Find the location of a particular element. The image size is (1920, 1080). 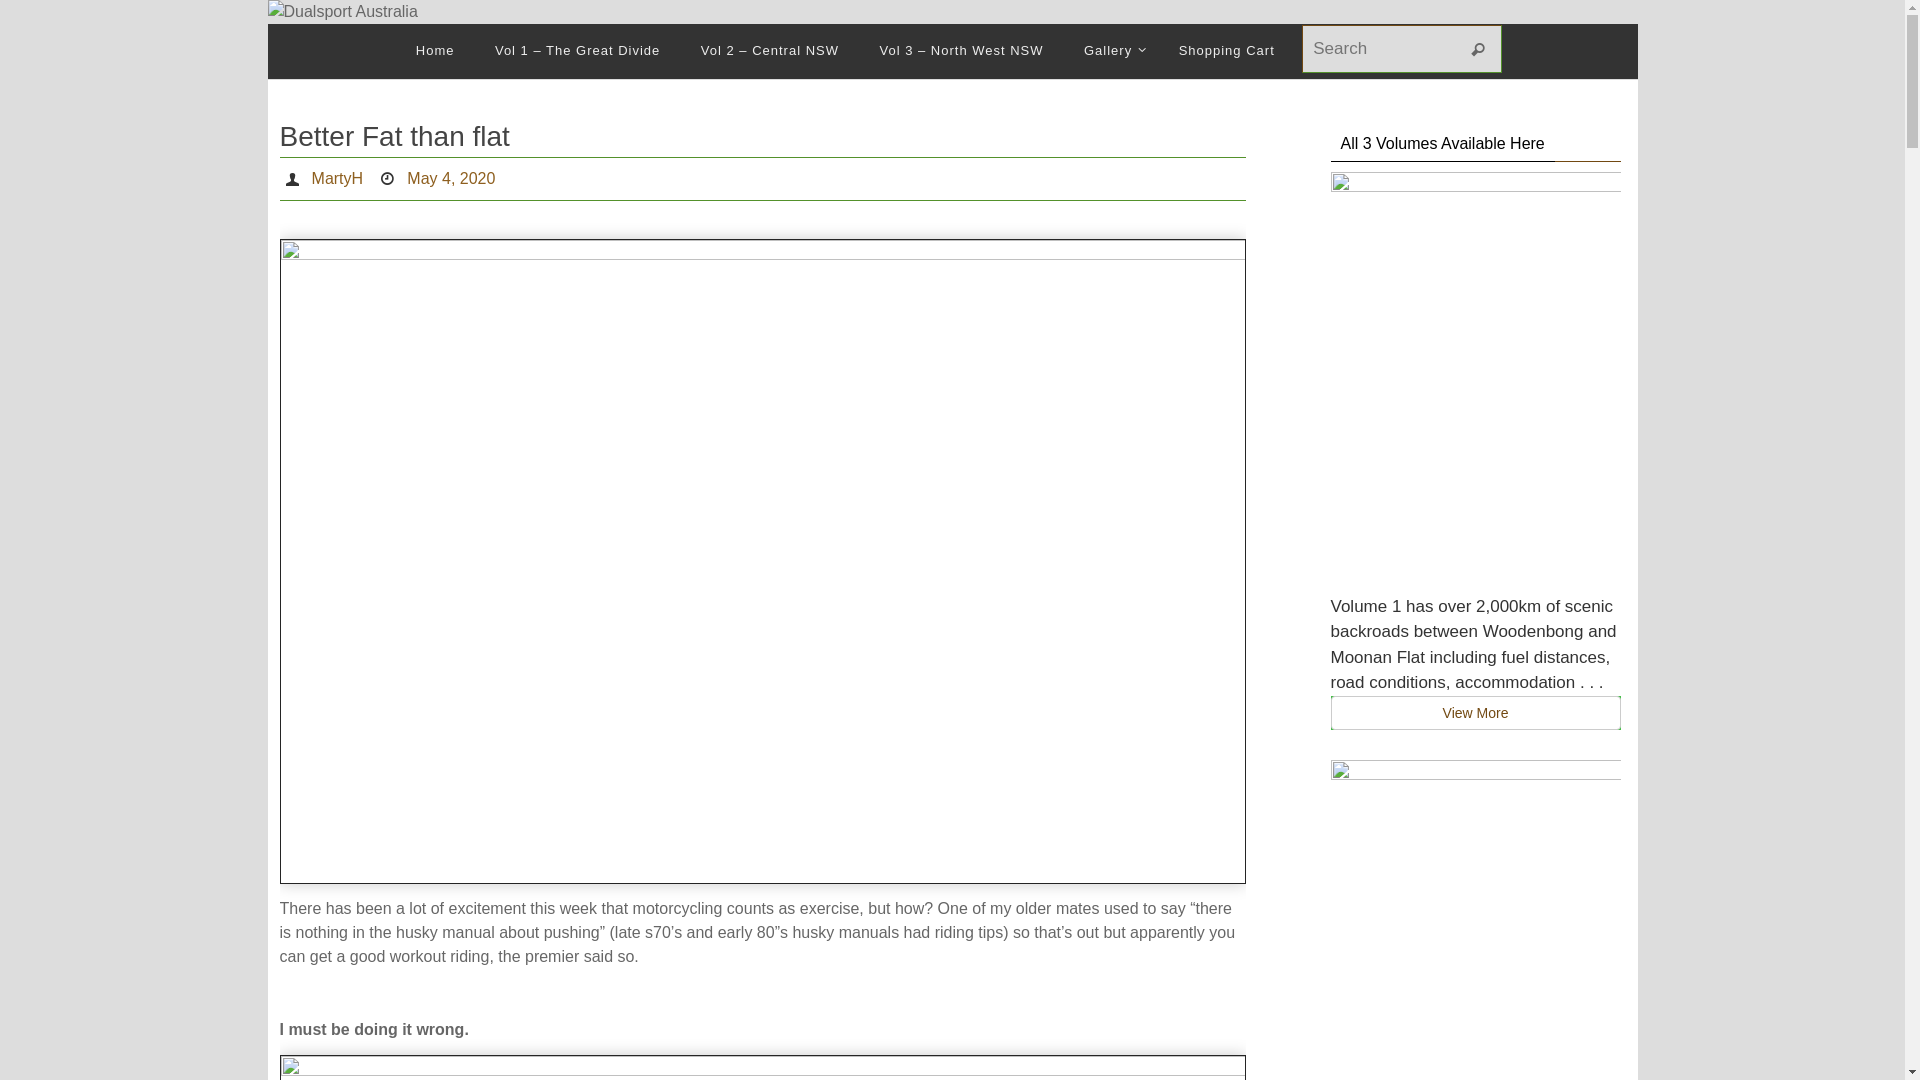

'Gallery' is located at coordinates (1109, 50).